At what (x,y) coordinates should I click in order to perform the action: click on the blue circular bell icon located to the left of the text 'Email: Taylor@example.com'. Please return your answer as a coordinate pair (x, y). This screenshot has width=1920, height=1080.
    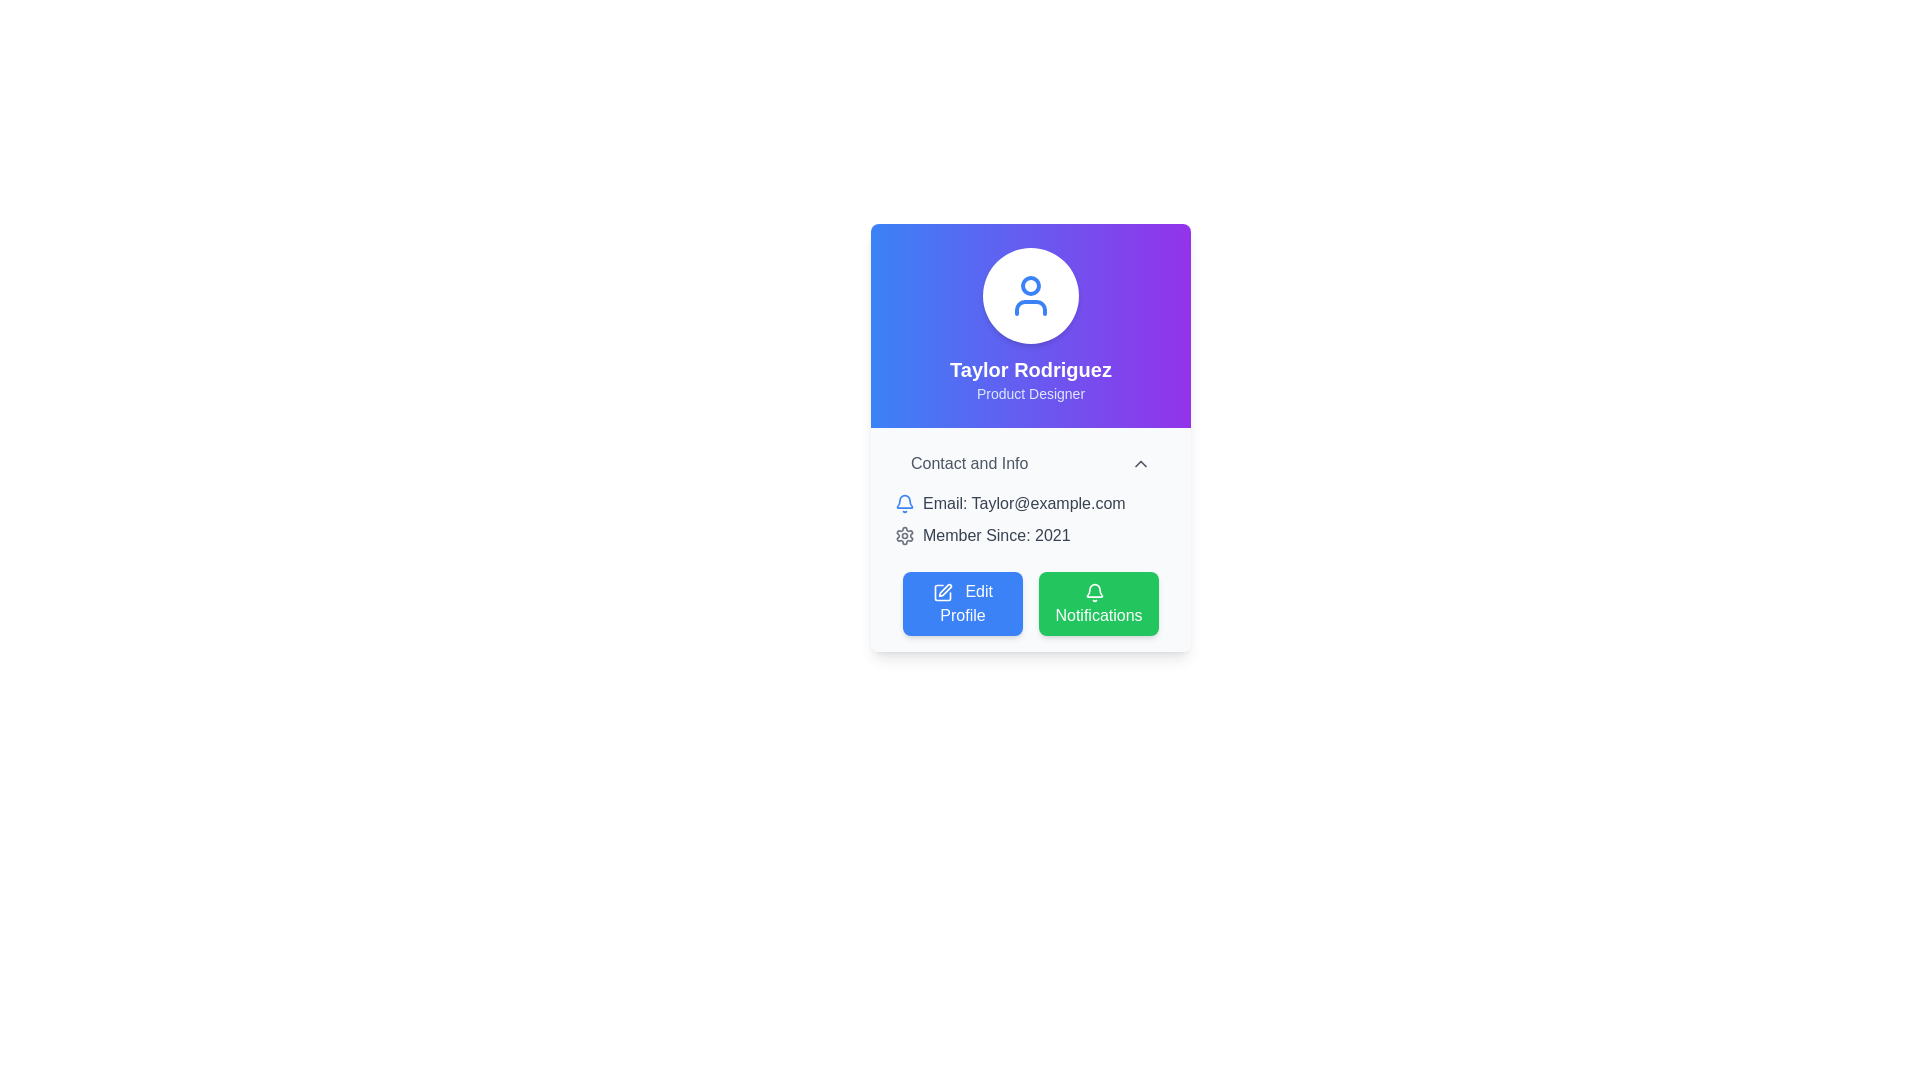
    Looking at the image, I should click on (904, 503).